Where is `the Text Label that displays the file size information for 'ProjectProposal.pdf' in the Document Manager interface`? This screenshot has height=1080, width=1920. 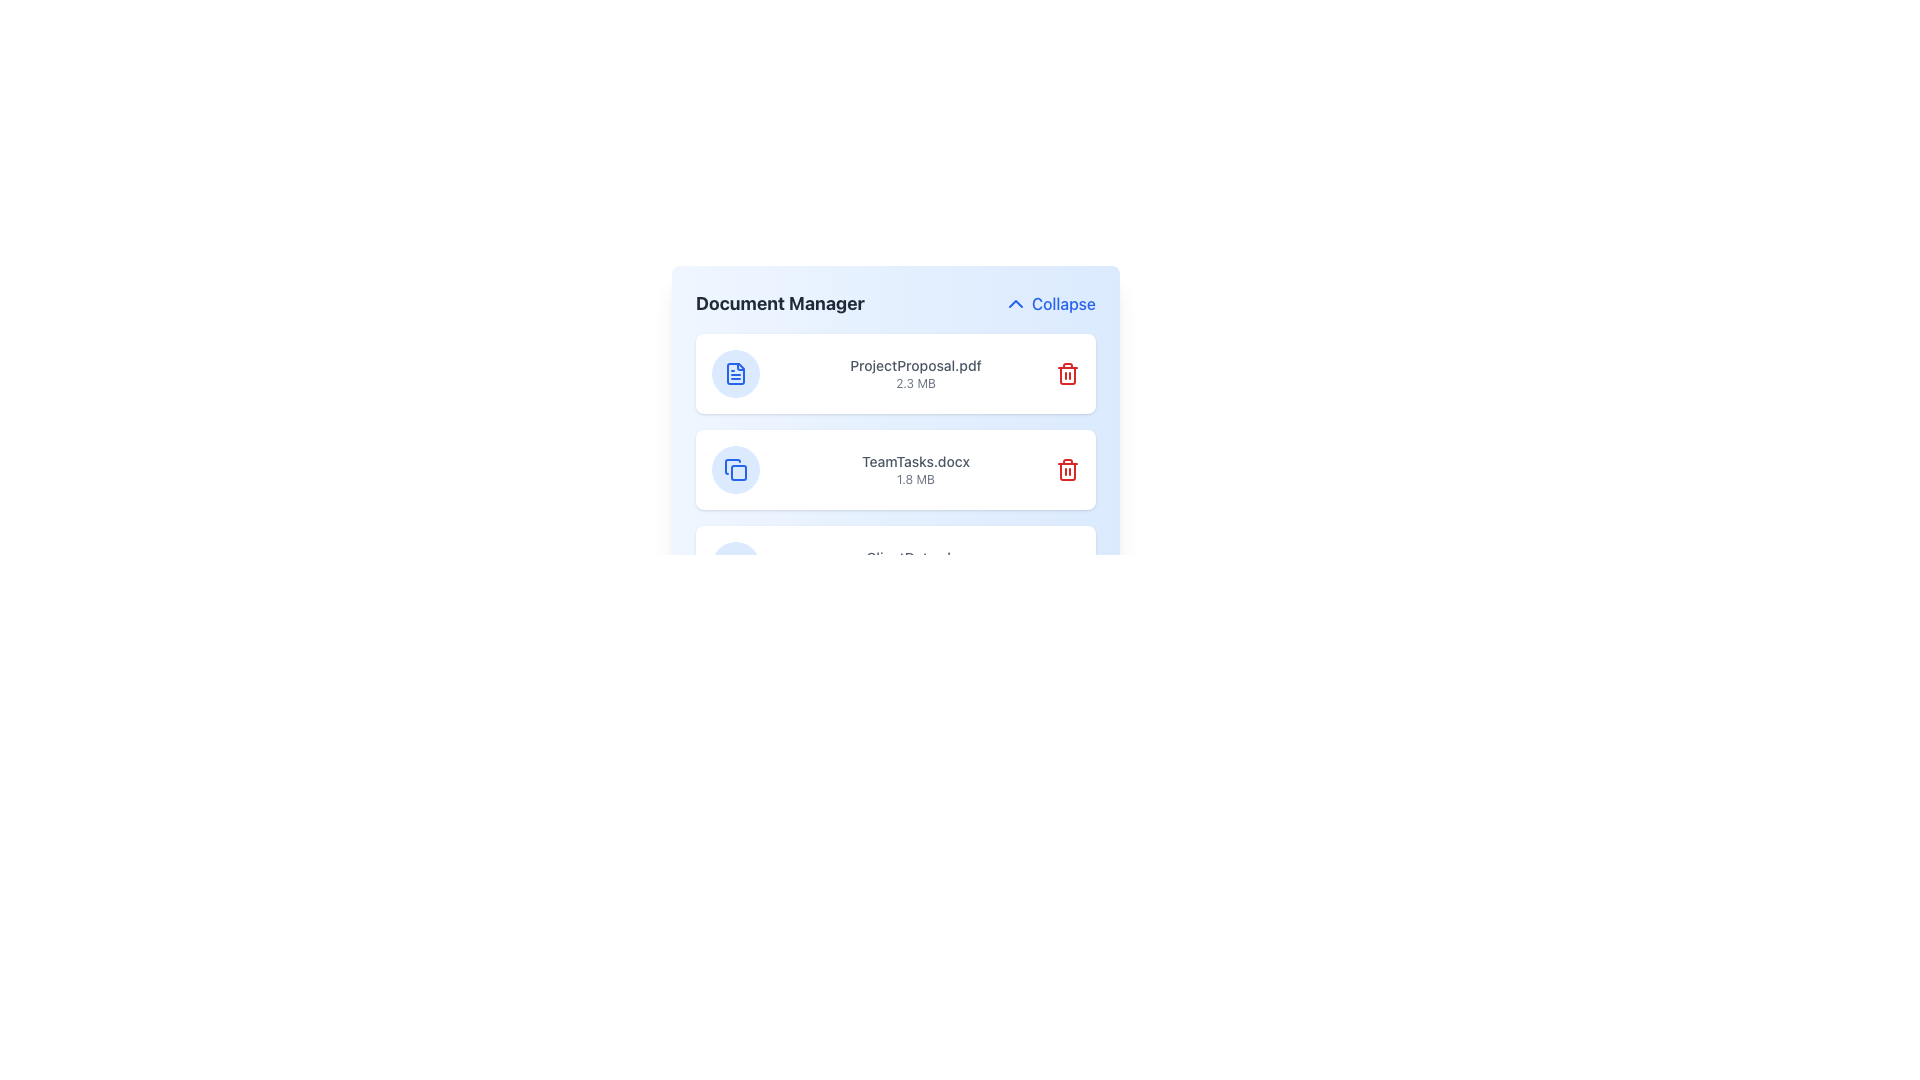 the Text Label that displays the file size information for 'ProjectProposal.pdf' in the Document Manager interface is located at coordinates (915, 384).